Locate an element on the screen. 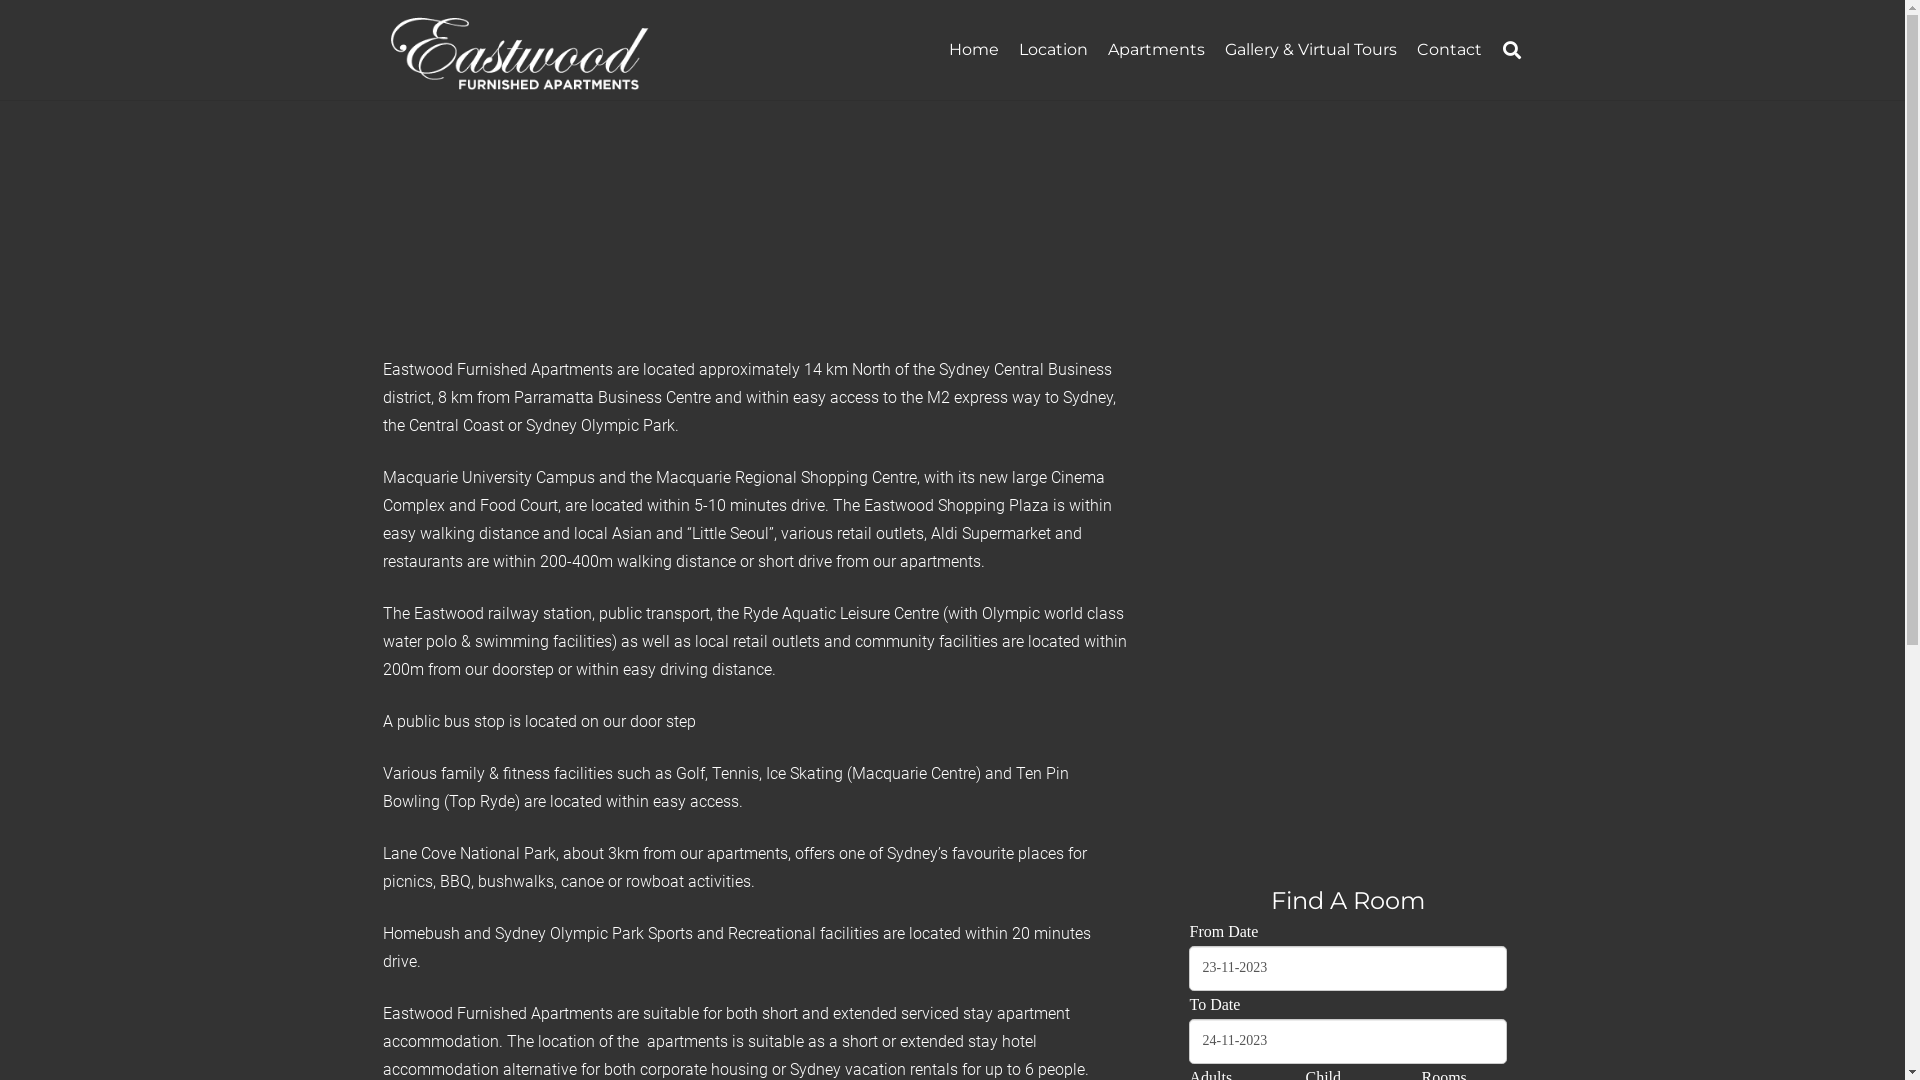 This screenshot has width=1920, height=1080. 'Apartments' is located at coordinates (1156, 49).